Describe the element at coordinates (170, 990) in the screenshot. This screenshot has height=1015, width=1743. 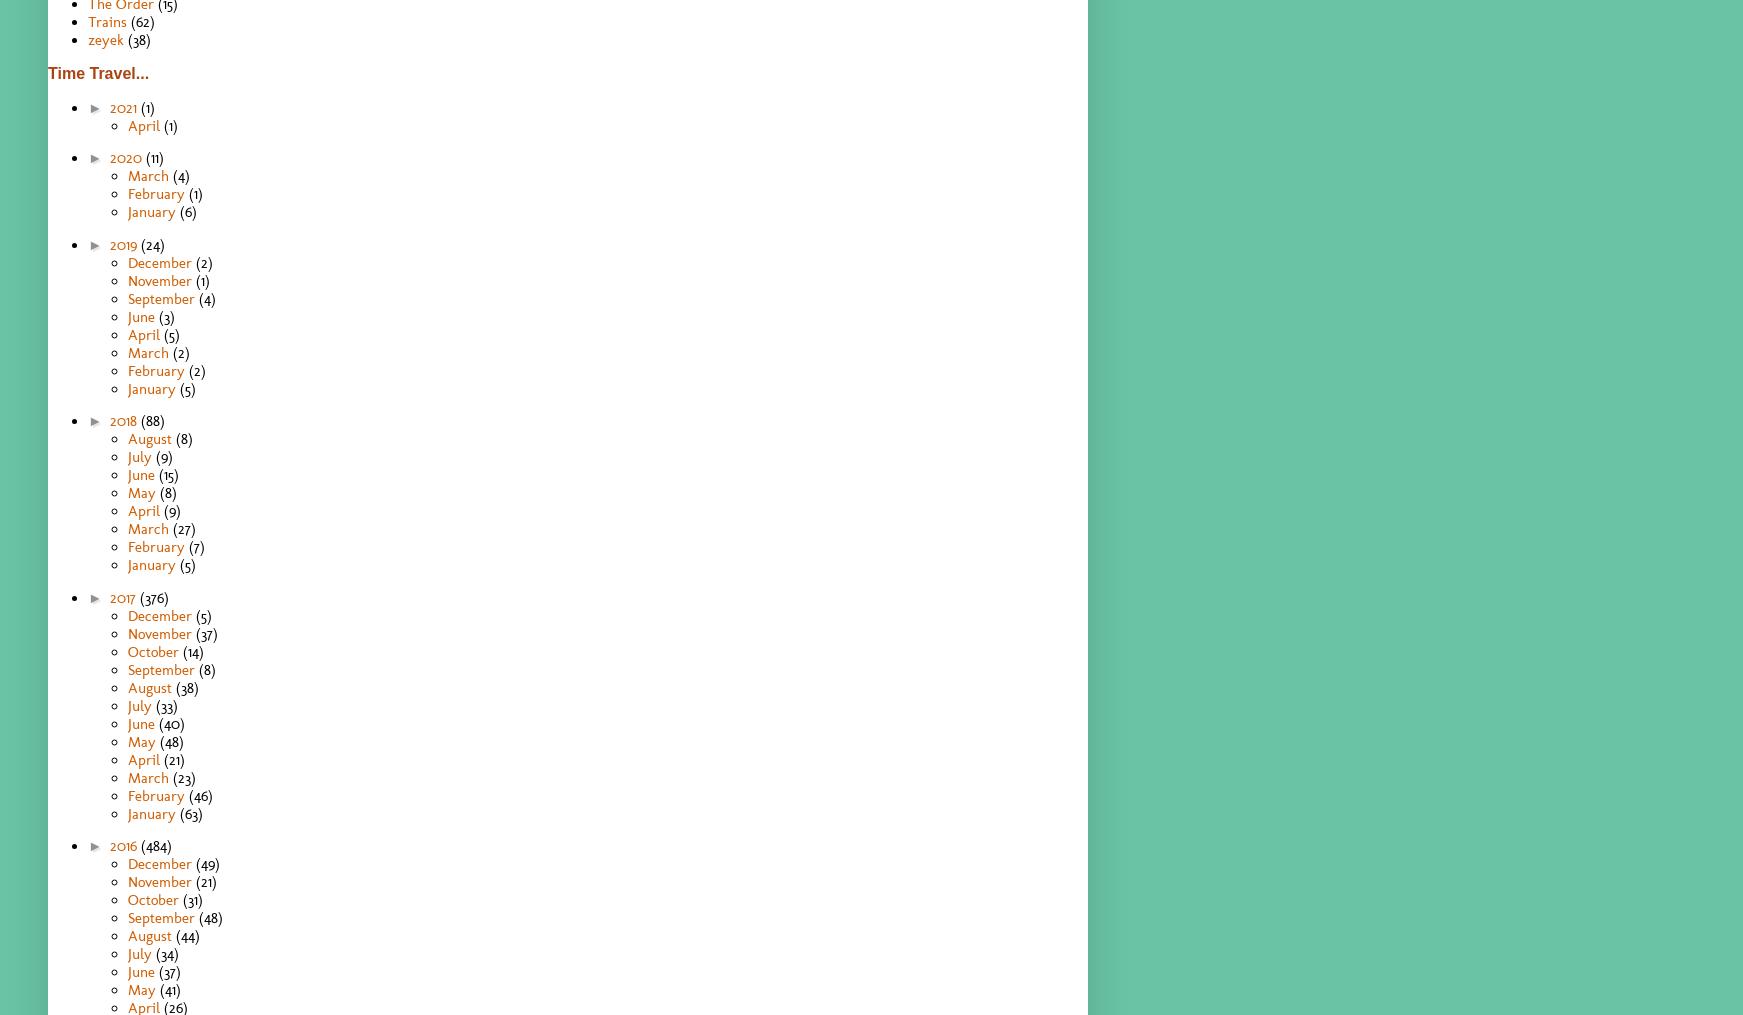
I see `'(41)'` at that location.